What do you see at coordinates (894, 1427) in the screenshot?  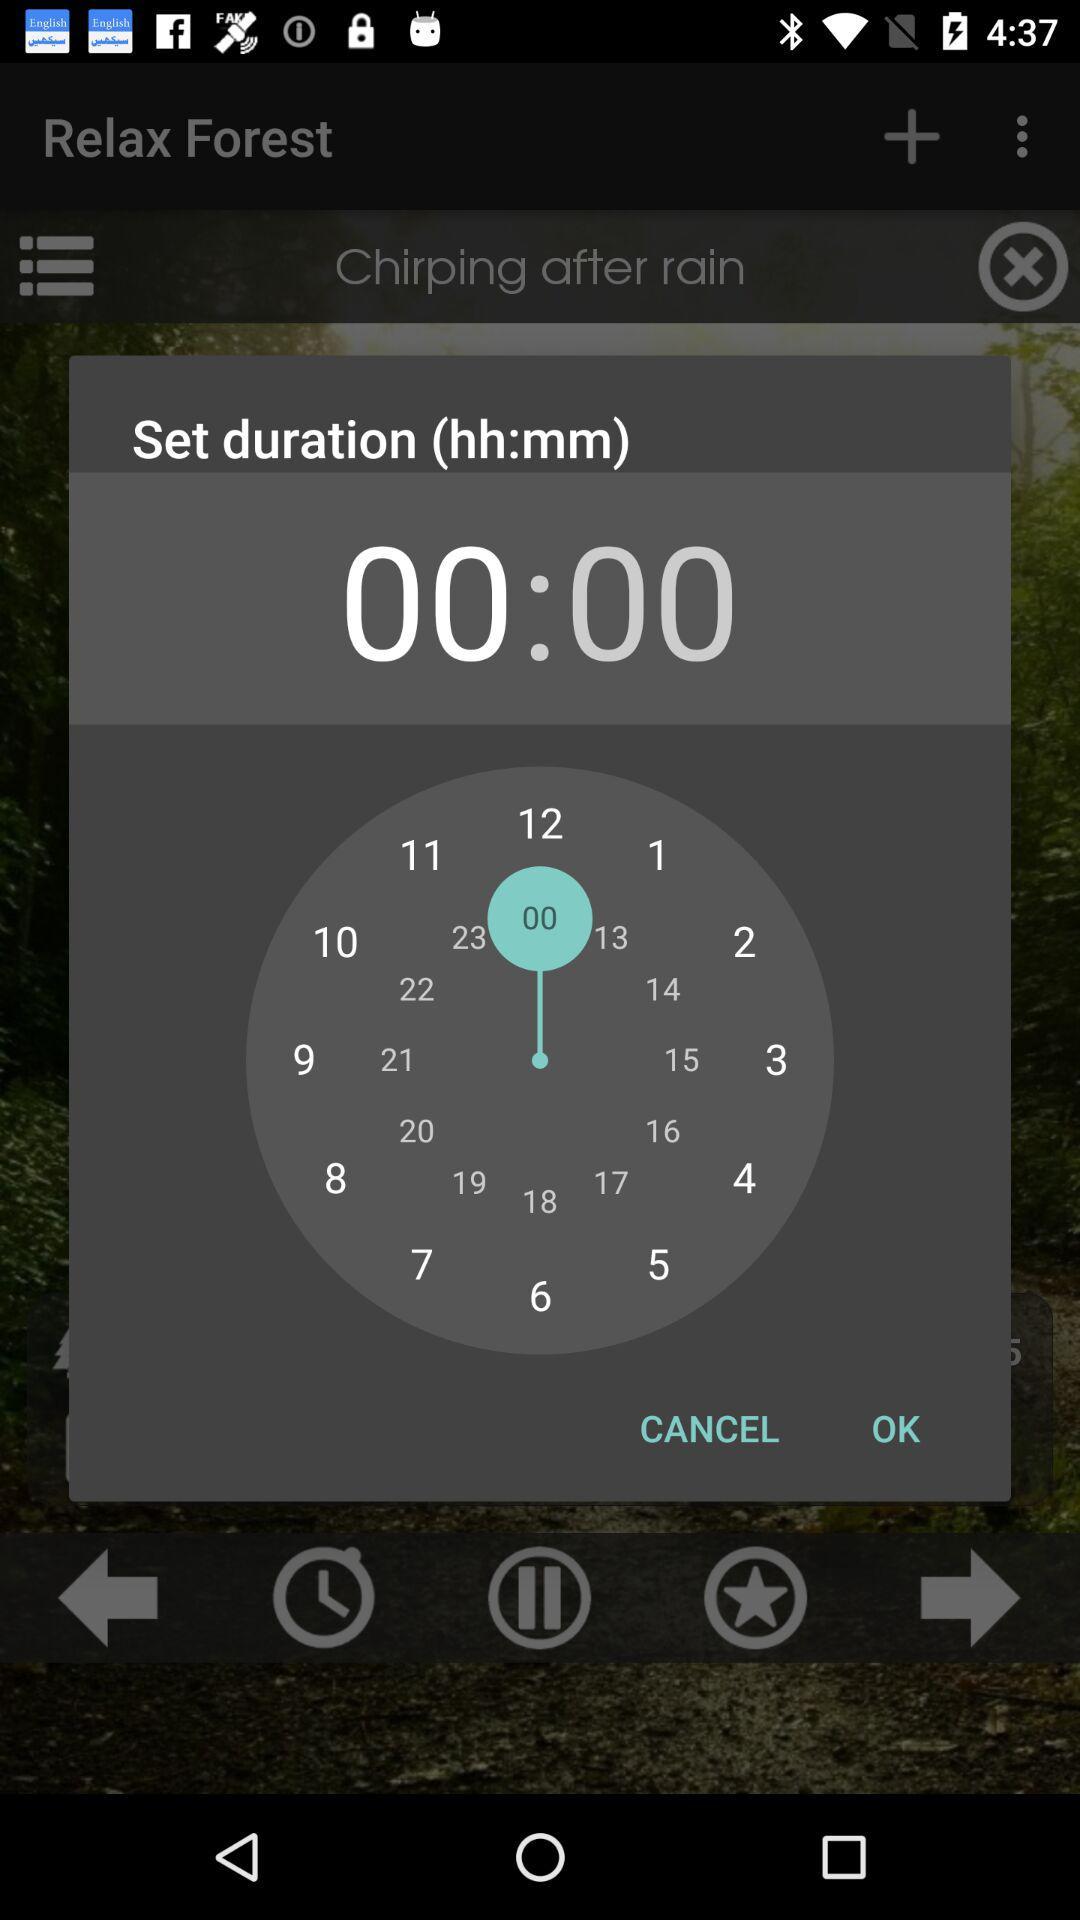 I see `the ok` at bounding box center [894, 1427].